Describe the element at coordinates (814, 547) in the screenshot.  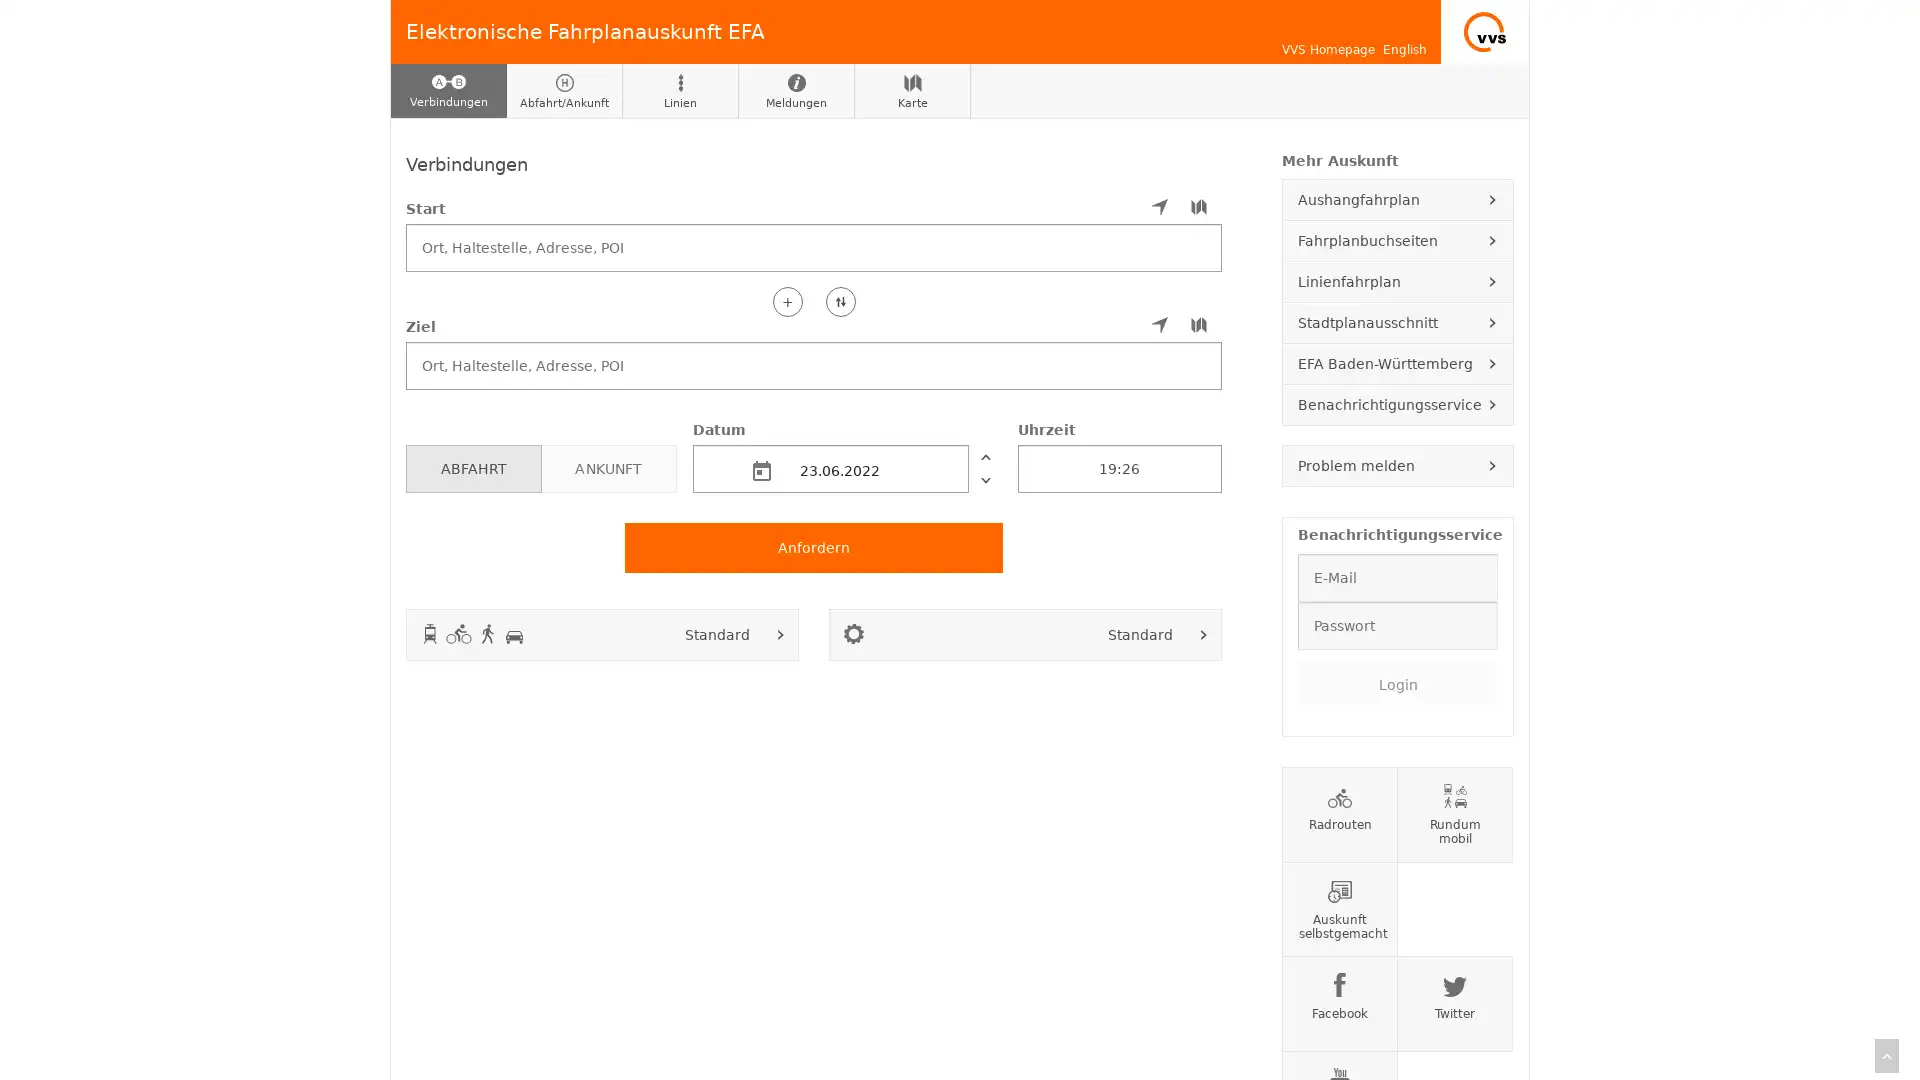
I see `Anfordern` at that location.